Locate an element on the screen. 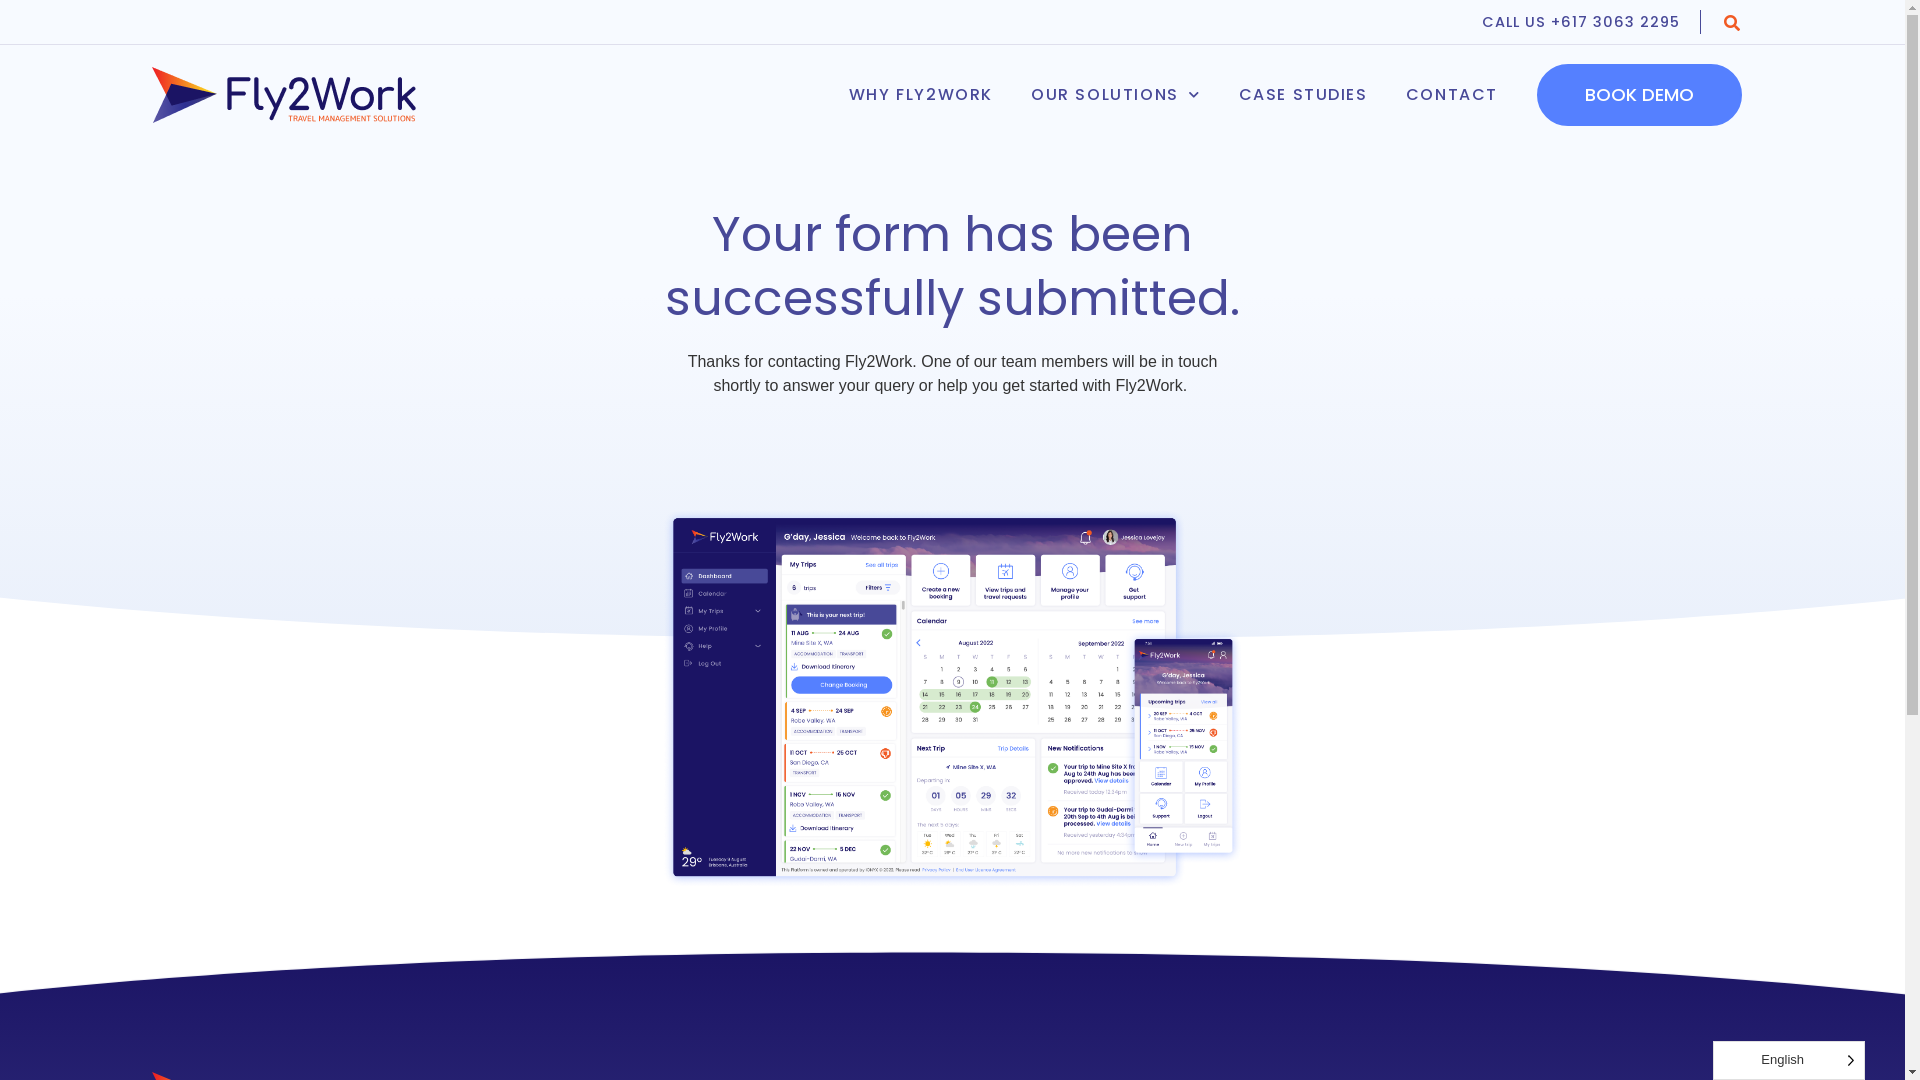 The width and height of the screenshot is (1920, 1080). 'BOOK DEMO' is located at coordinates (1639, 95).